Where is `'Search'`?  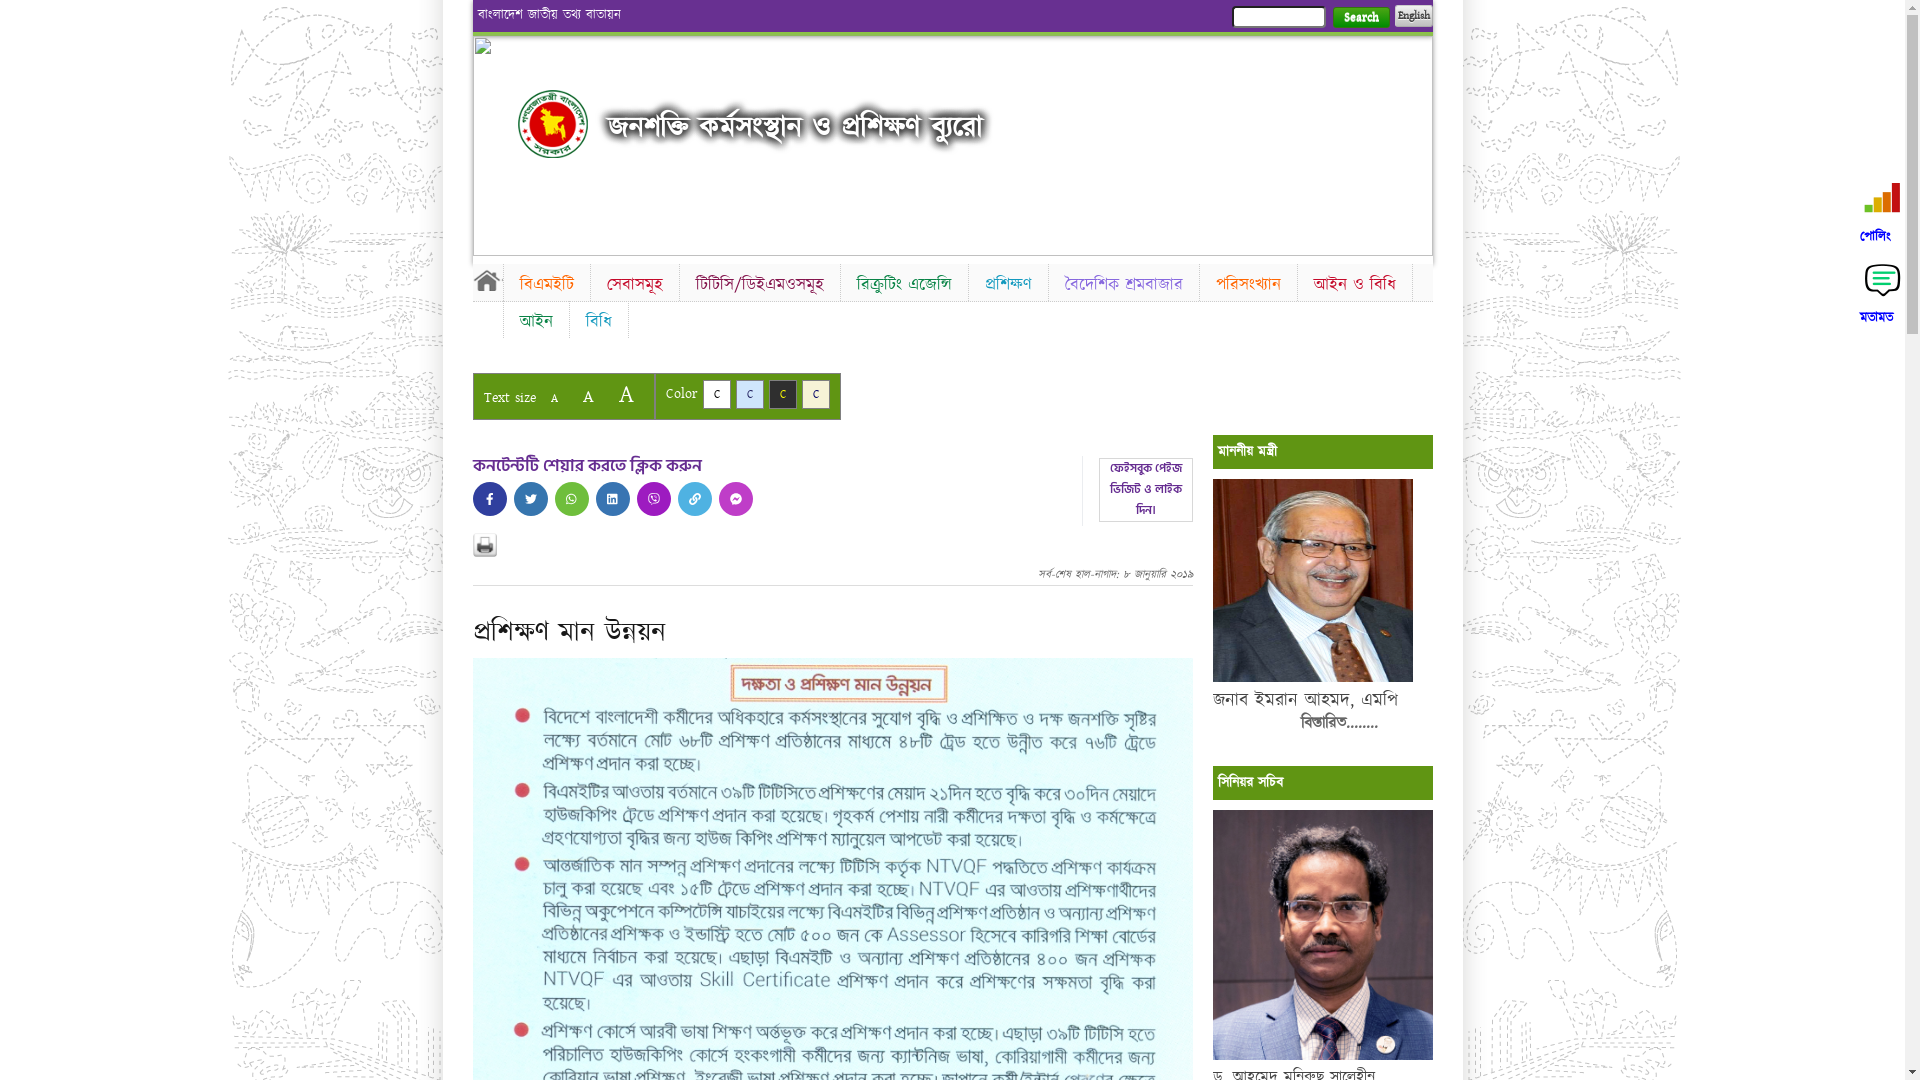 'Search' is located at coordinates (1360, 17).